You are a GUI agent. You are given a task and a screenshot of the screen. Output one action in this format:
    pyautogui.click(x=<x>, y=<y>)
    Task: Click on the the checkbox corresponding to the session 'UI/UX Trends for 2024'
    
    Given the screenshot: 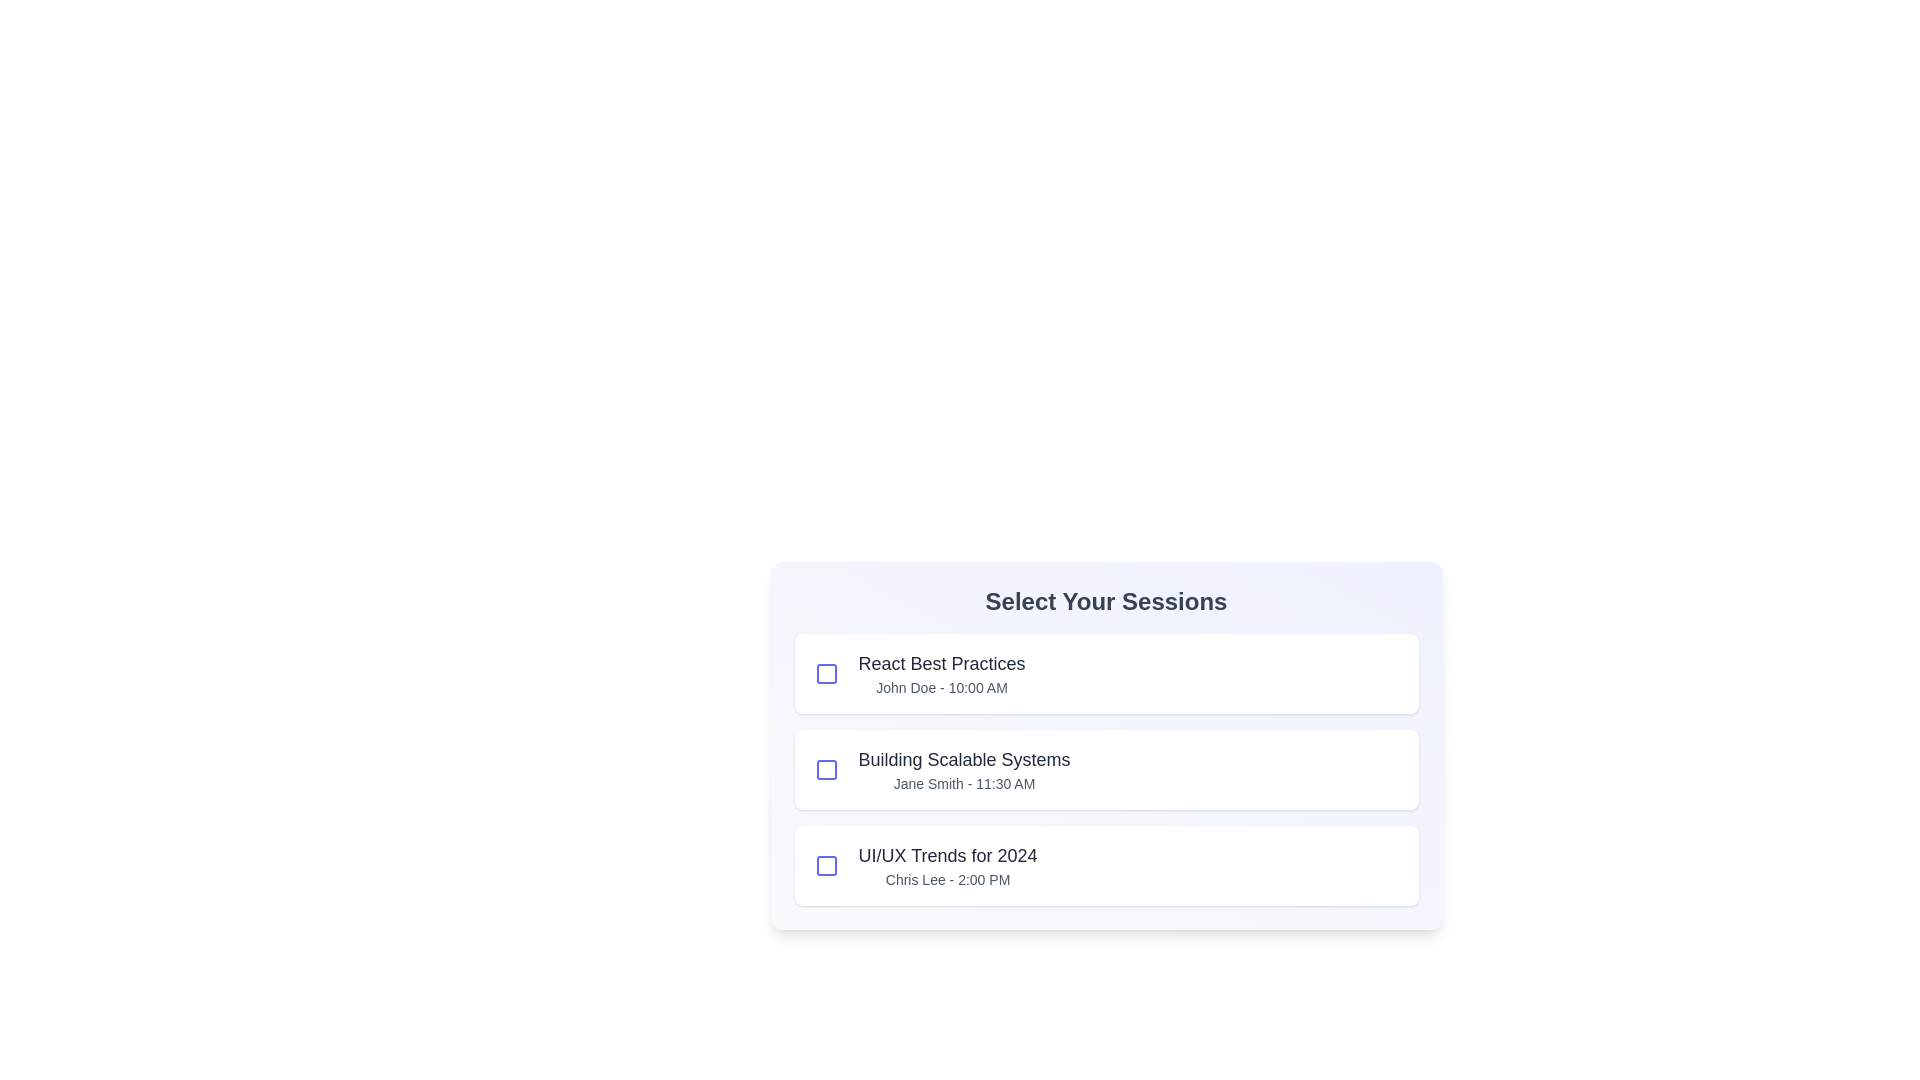 What is the action you would take?
    pyautogui.click(x=826, y=865)
    